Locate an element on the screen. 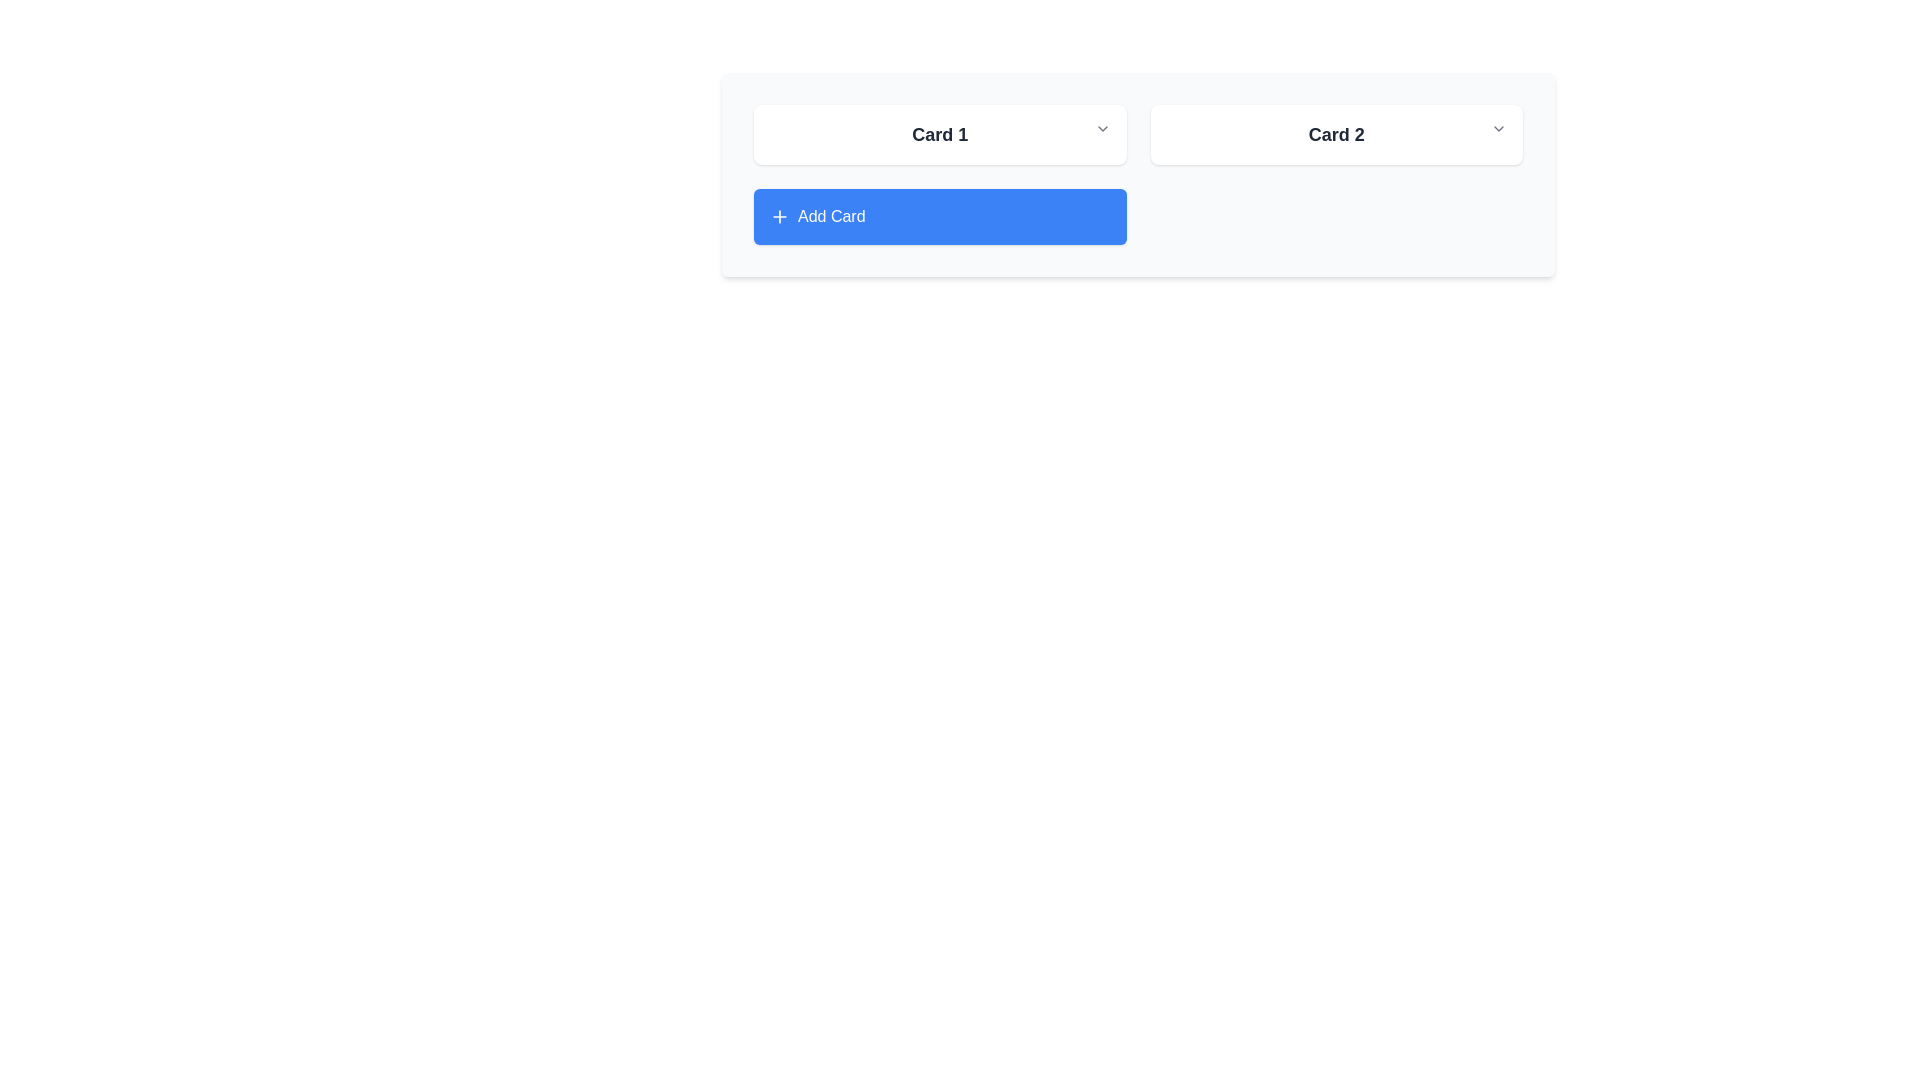 This screenshot has width=1920, height=1080. the text label reading 'Card 2', which is styled with a large font size and bold dark gray text against a white background, positioned in the upper-right area of the layout is located at coordinates (1336, 135).